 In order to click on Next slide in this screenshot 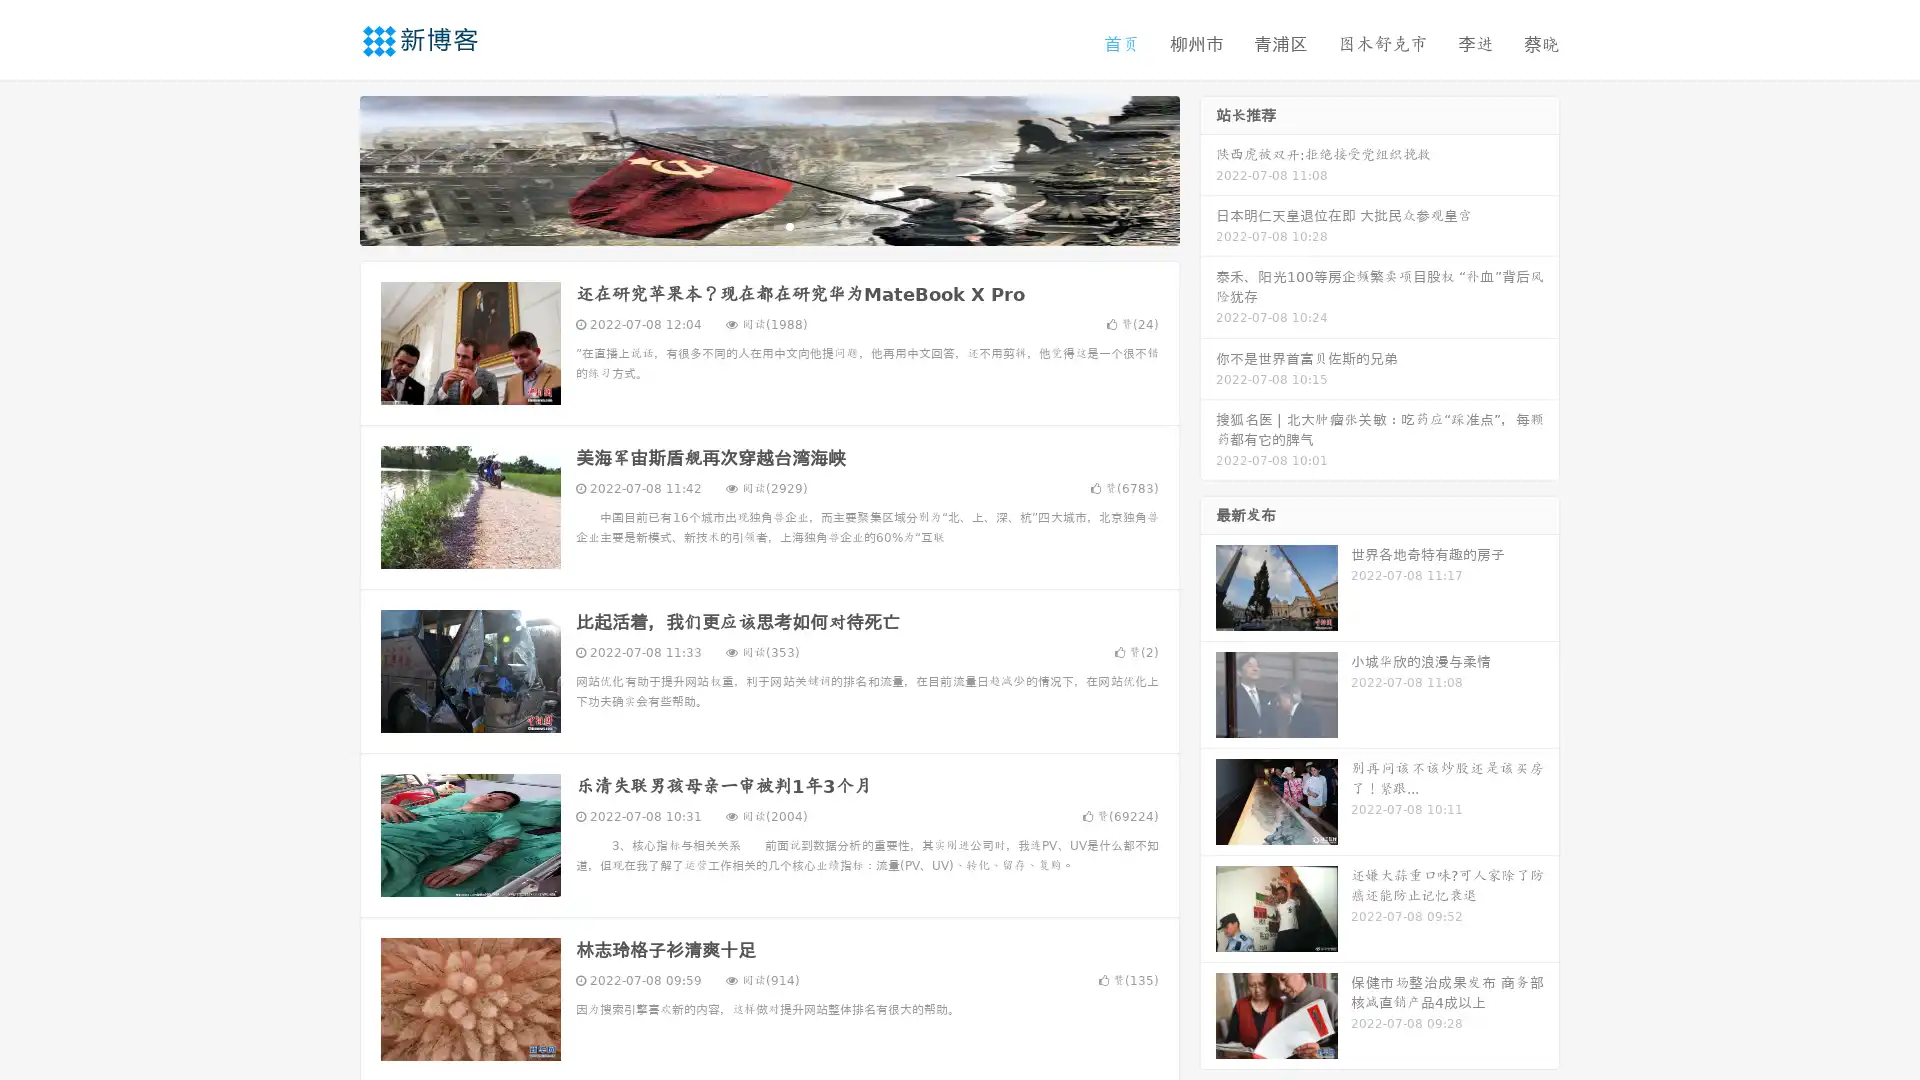, I will do `click(1208, 168)`.